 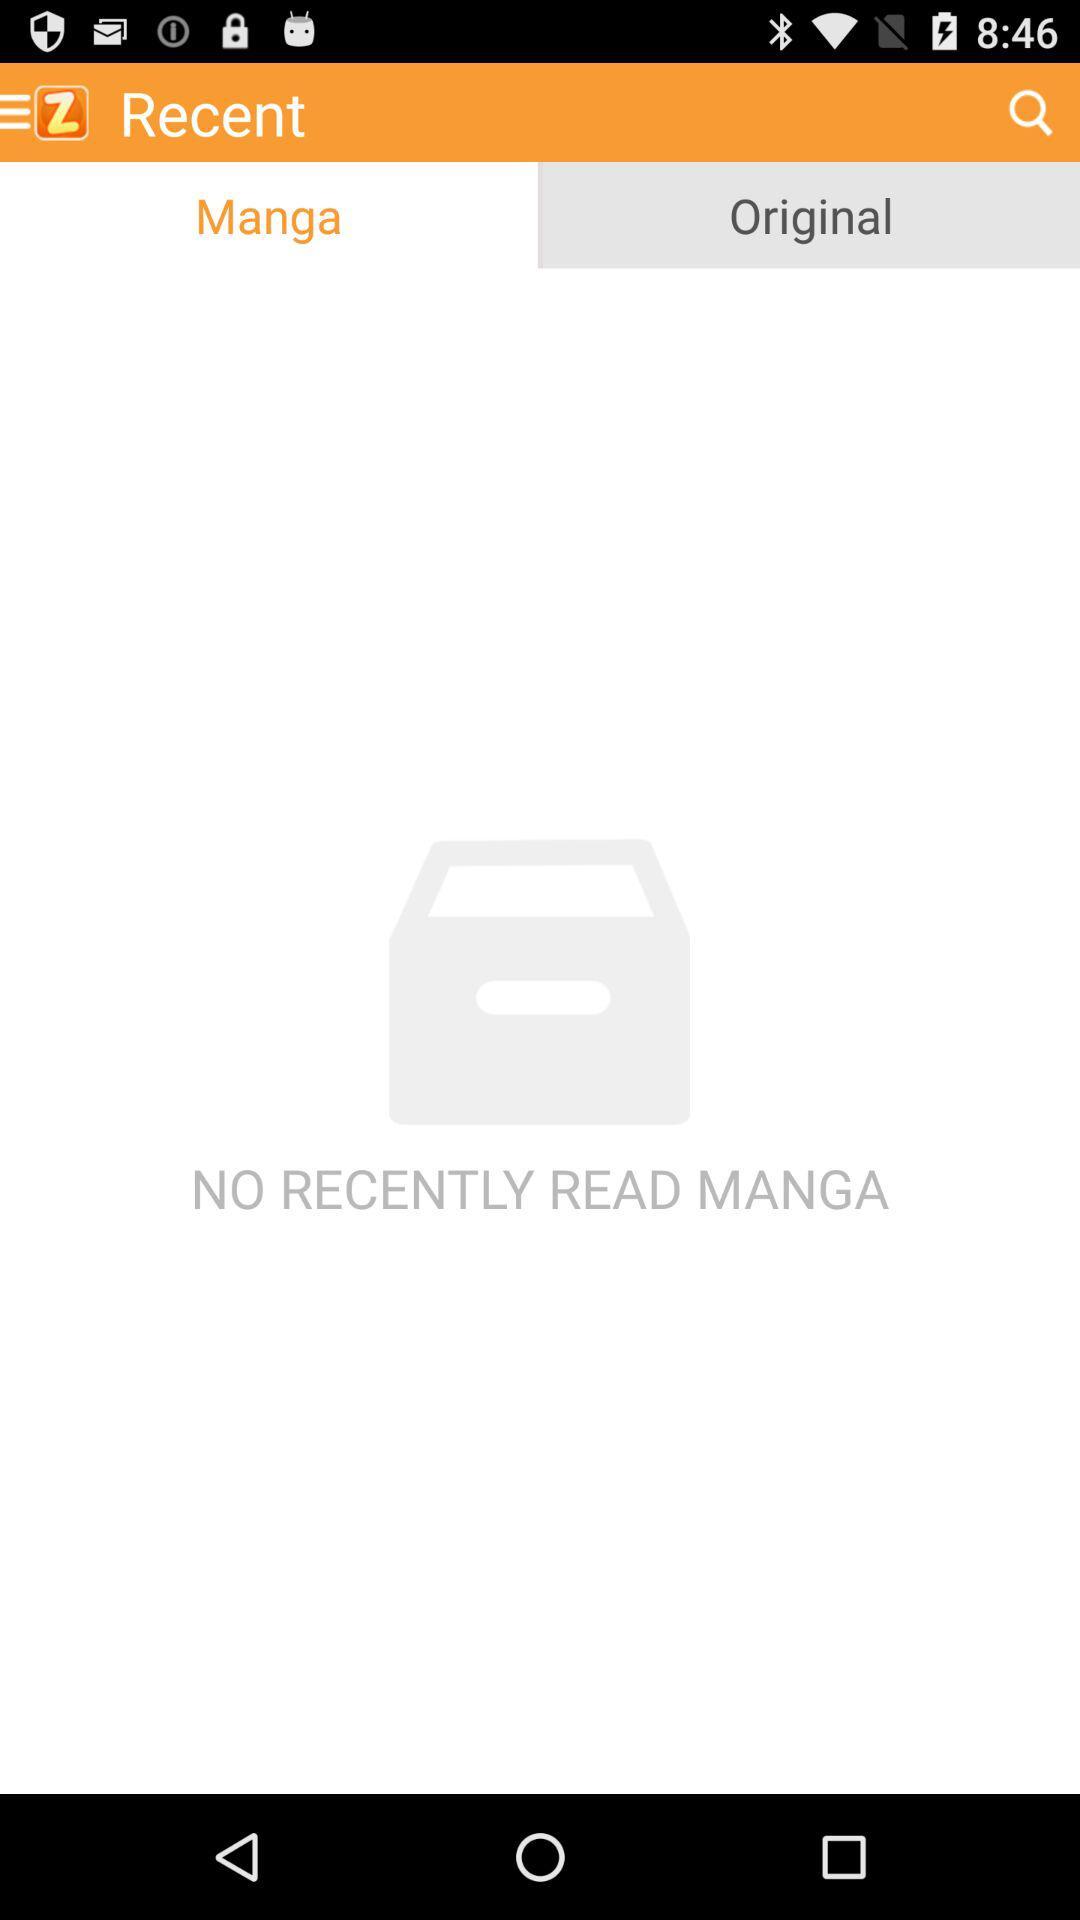 I want to click on radio button above original item, so click(x=1030, y=111).